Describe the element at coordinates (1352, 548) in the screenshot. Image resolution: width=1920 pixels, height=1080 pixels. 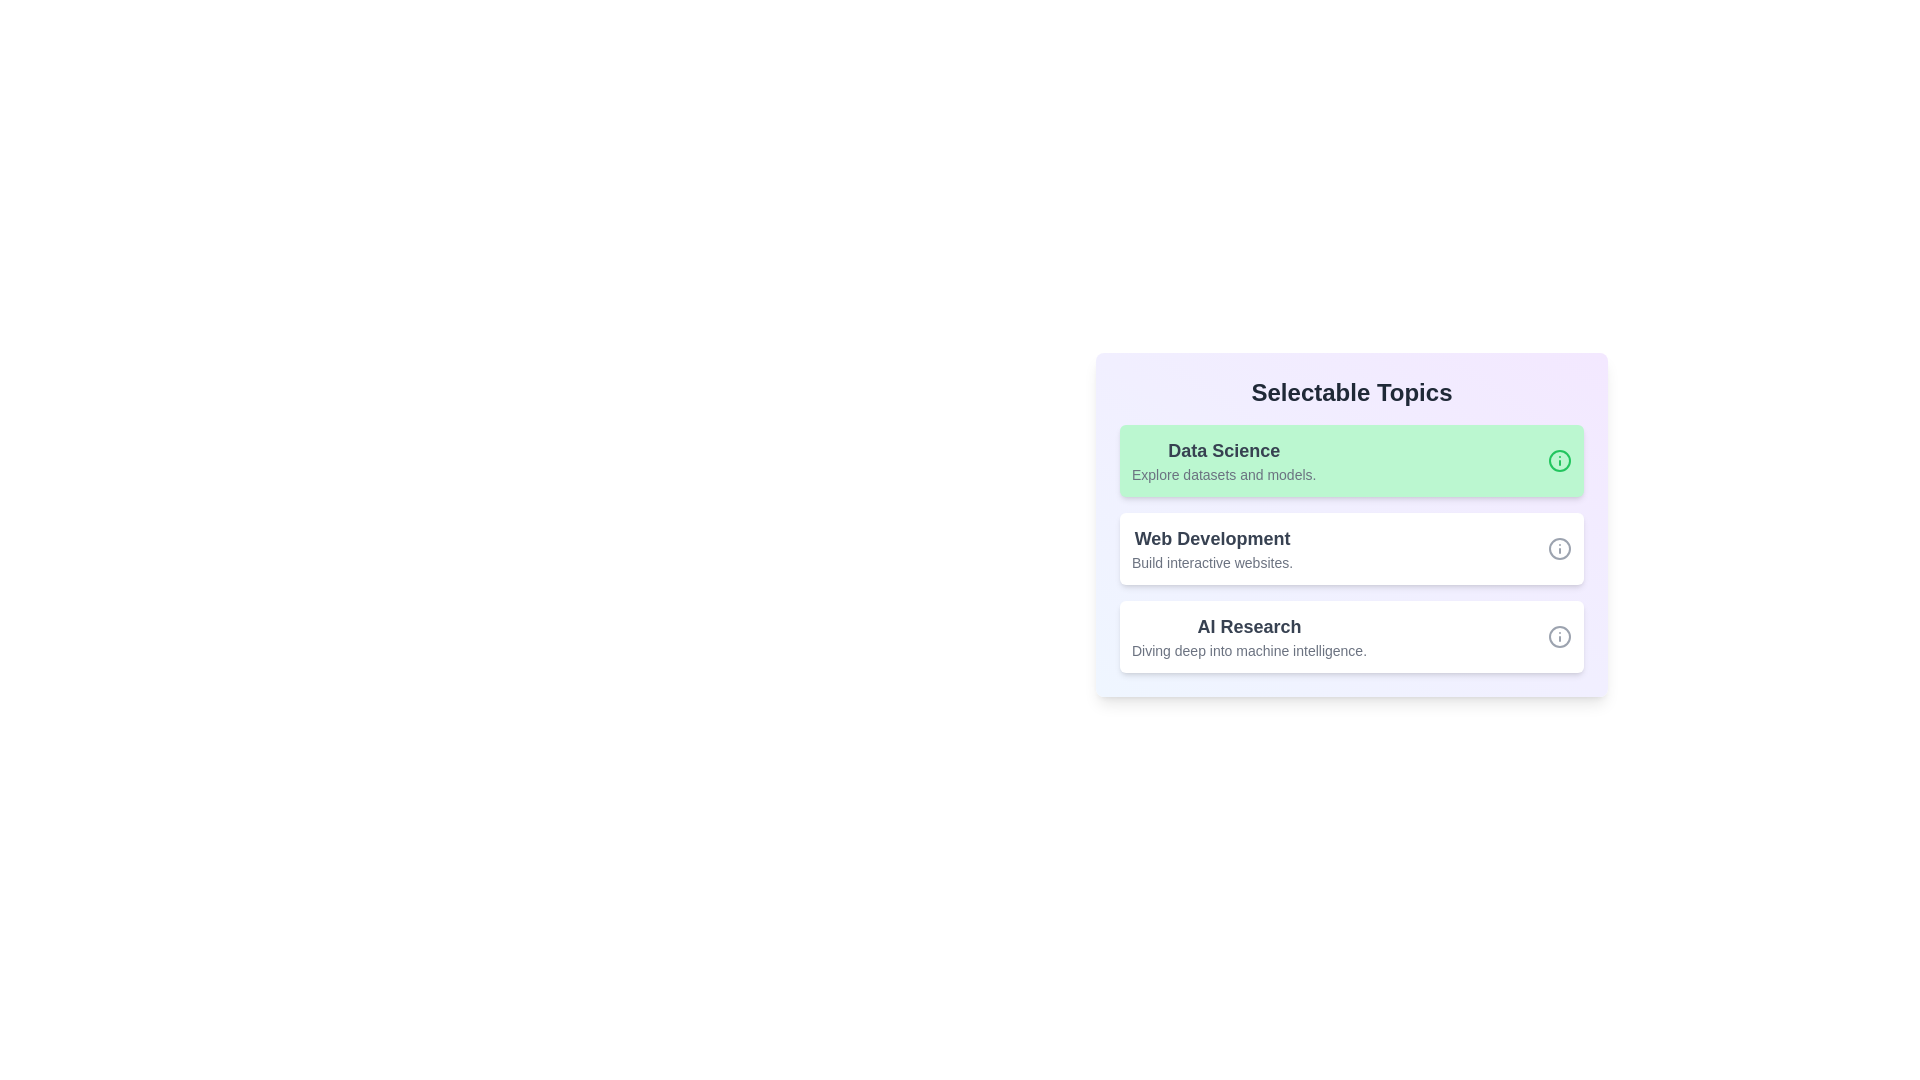
I see `the topic Web Development by clicking on it` at that location.